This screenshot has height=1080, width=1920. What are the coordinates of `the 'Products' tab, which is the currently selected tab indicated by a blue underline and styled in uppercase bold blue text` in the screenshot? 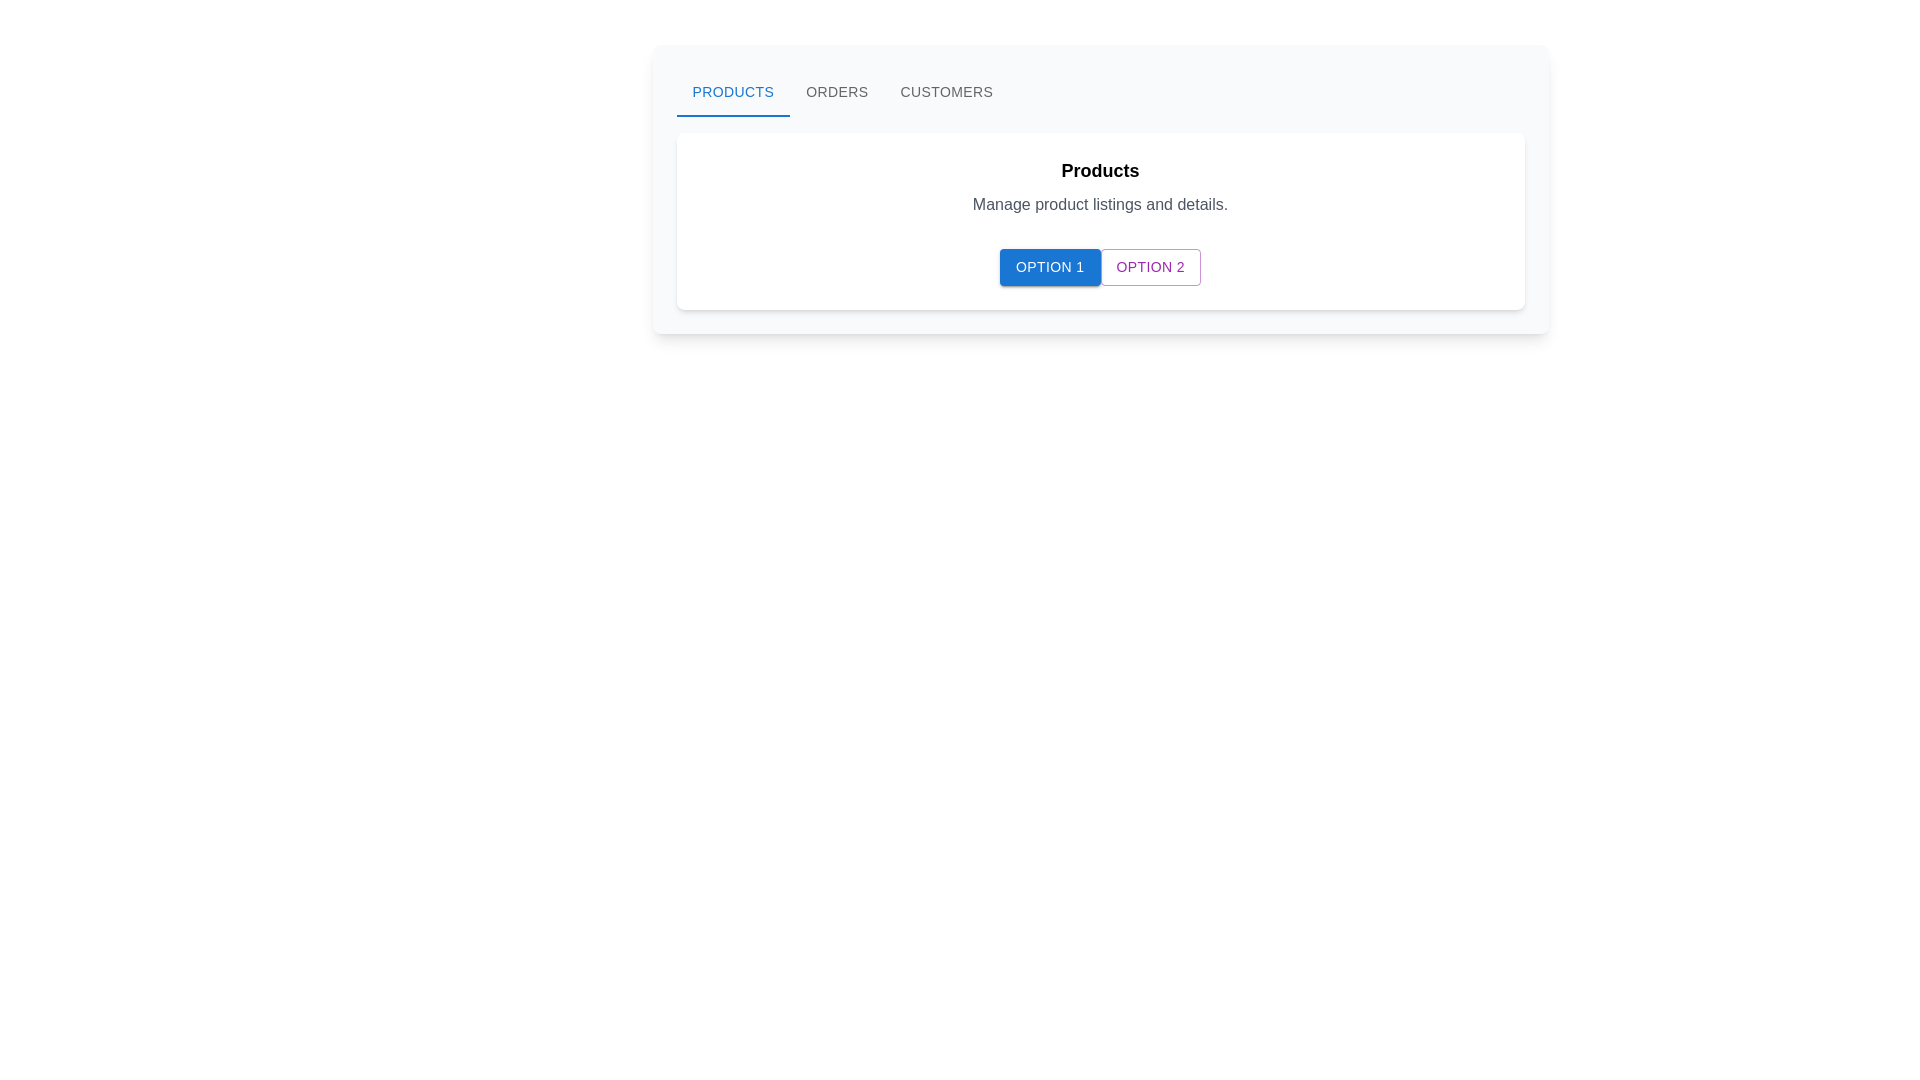 It's located at (732, 92).